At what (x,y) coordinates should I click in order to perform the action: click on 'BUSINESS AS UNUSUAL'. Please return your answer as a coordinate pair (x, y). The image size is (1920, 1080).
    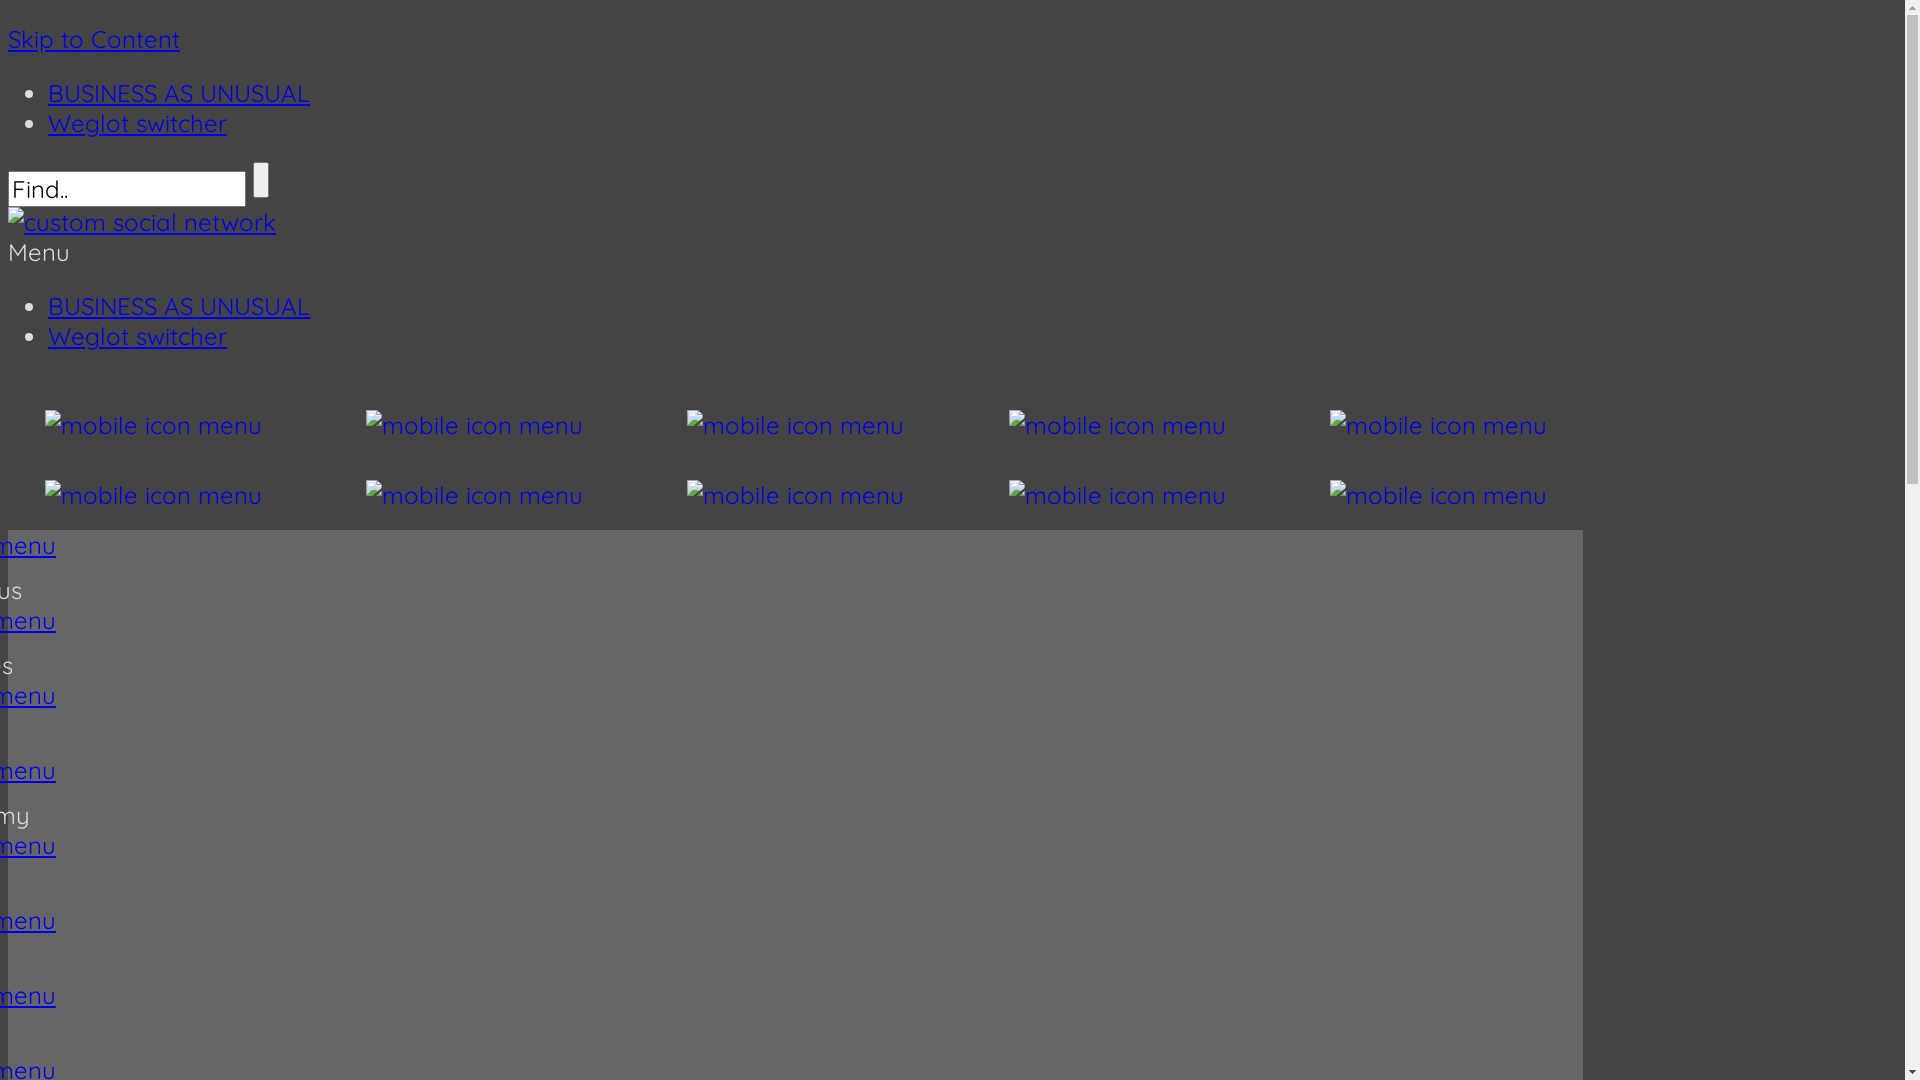
    Looking at the image, I should click on (48, 92).